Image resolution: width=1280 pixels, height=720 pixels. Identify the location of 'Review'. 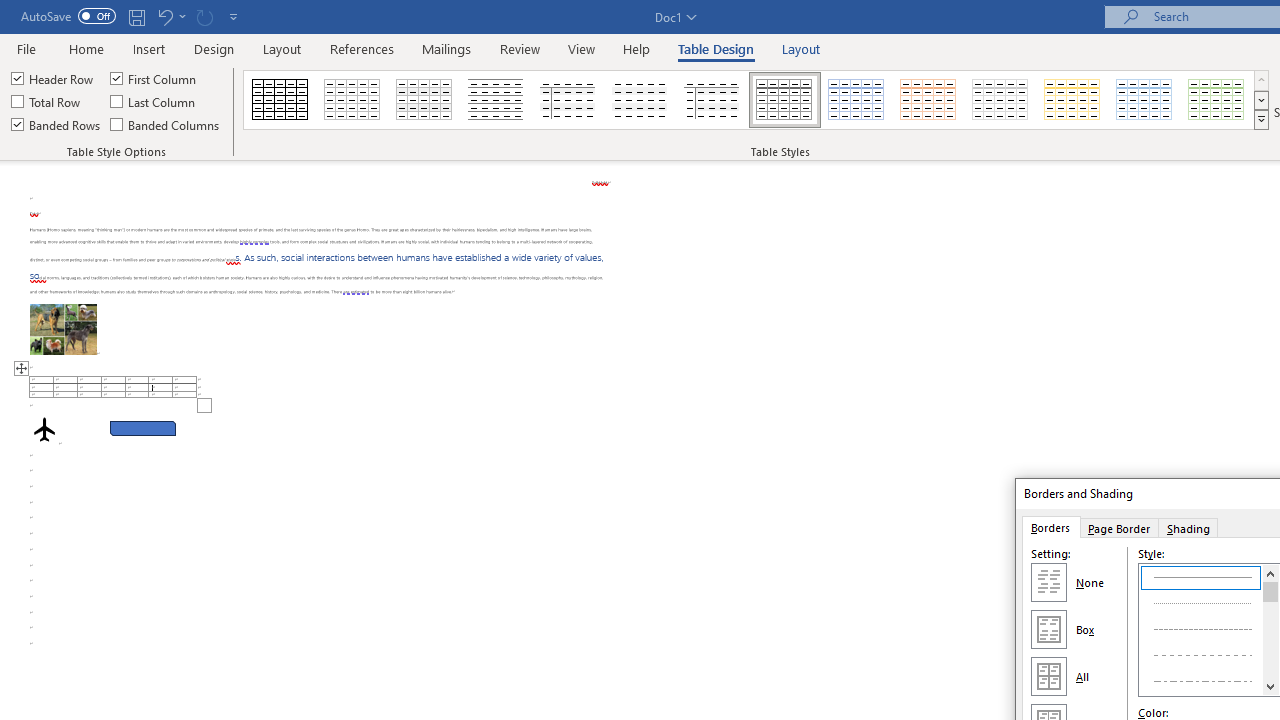
(520, 48).